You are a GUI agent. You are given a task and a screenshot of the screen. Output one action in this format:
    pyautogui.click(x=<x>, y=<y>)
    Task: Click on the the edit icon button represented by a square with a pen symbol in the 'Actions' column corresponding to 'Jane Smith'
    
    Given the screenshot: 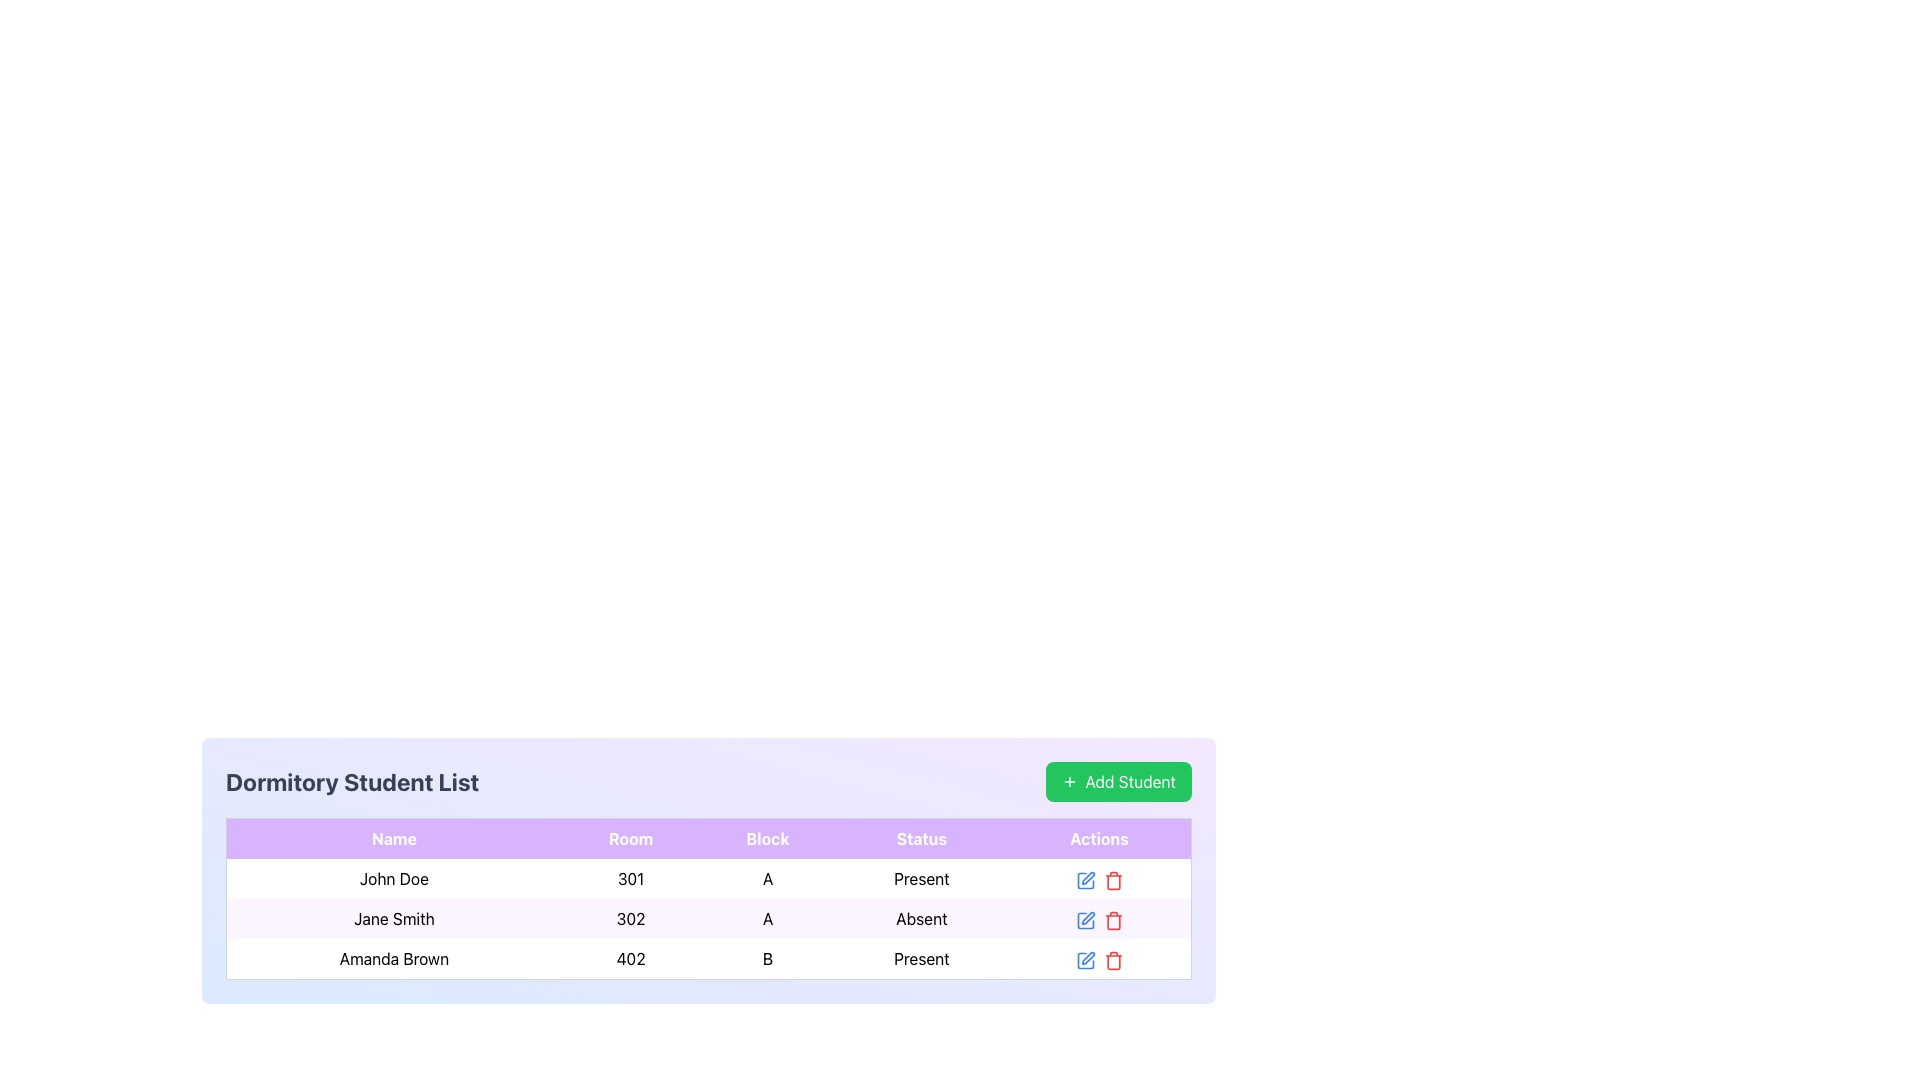 What is the action you would take?
    pyautogui.click(x=1084, y=920)
    